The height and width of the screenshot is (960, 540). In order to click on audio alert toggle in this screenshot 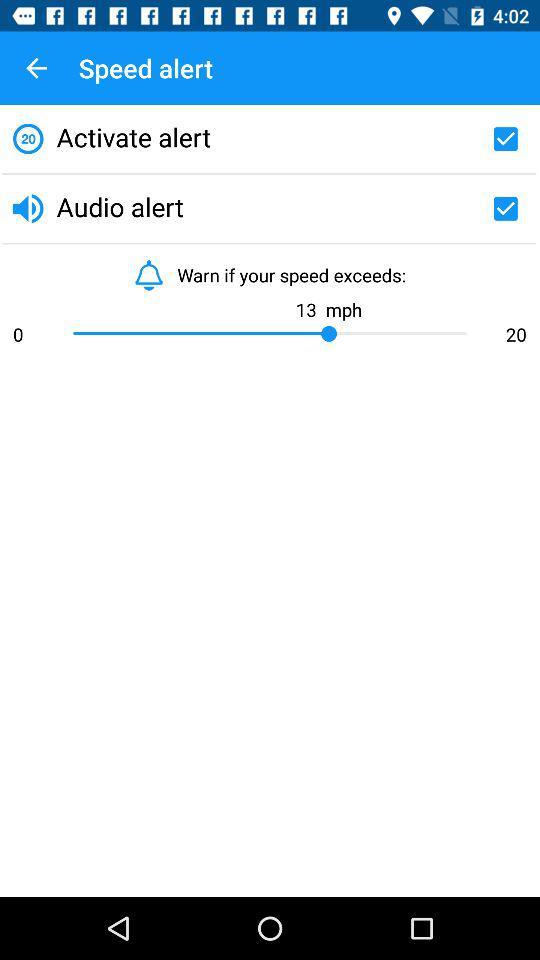, I will do `click(504, 208)`.